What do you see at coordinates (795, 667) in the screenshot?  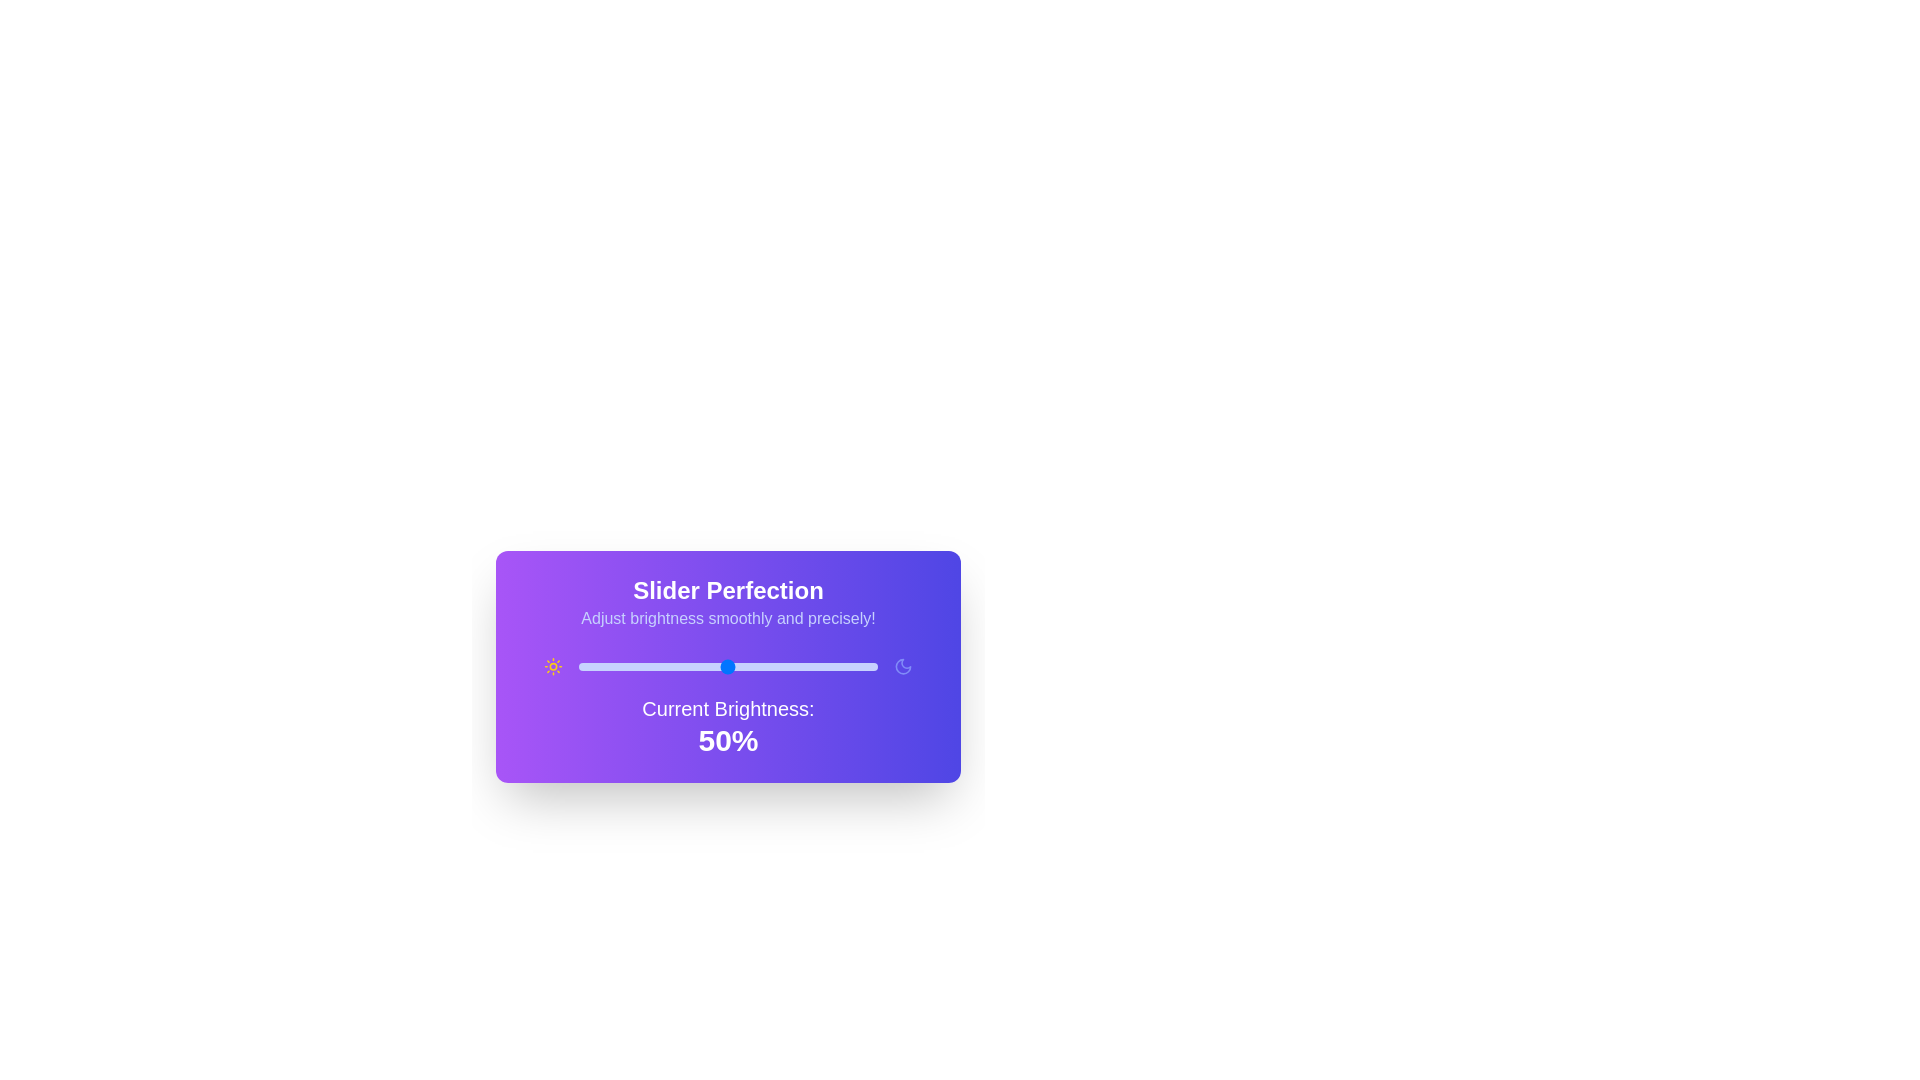 I see `the brightness slider to 73%` at bounding box center [795, 667].